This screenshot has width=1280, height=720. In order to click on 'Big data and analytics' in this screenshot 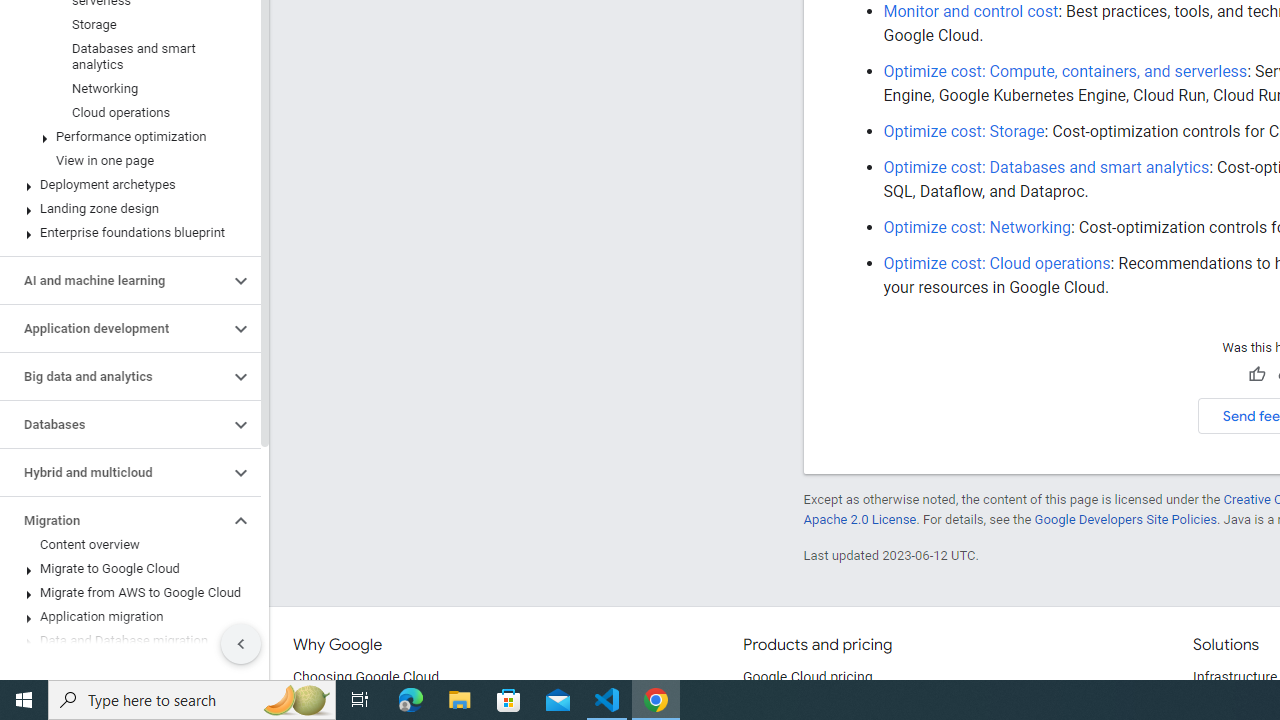, I will do `click(113, 376)`.